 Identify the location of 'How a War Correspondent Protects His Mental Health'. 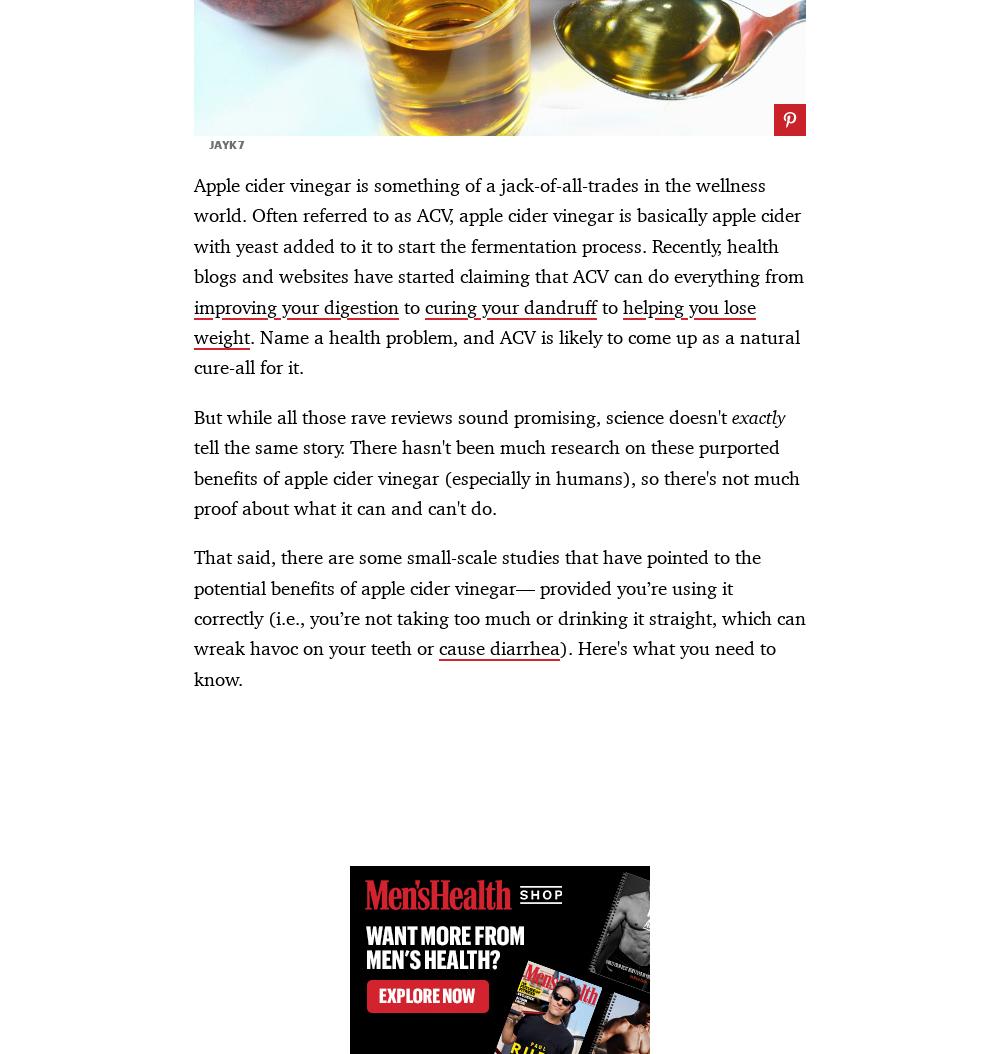
(595, 447).